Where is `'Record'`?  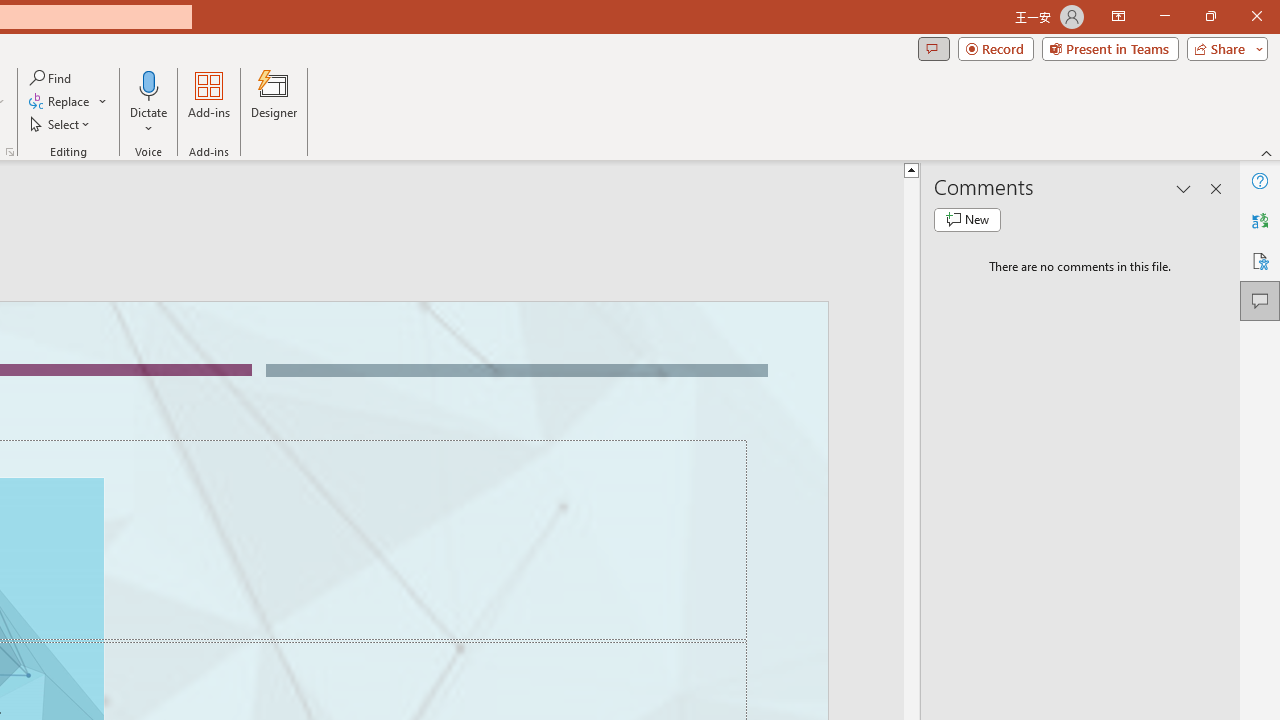 'Record' is located at coordinates (995, 47).